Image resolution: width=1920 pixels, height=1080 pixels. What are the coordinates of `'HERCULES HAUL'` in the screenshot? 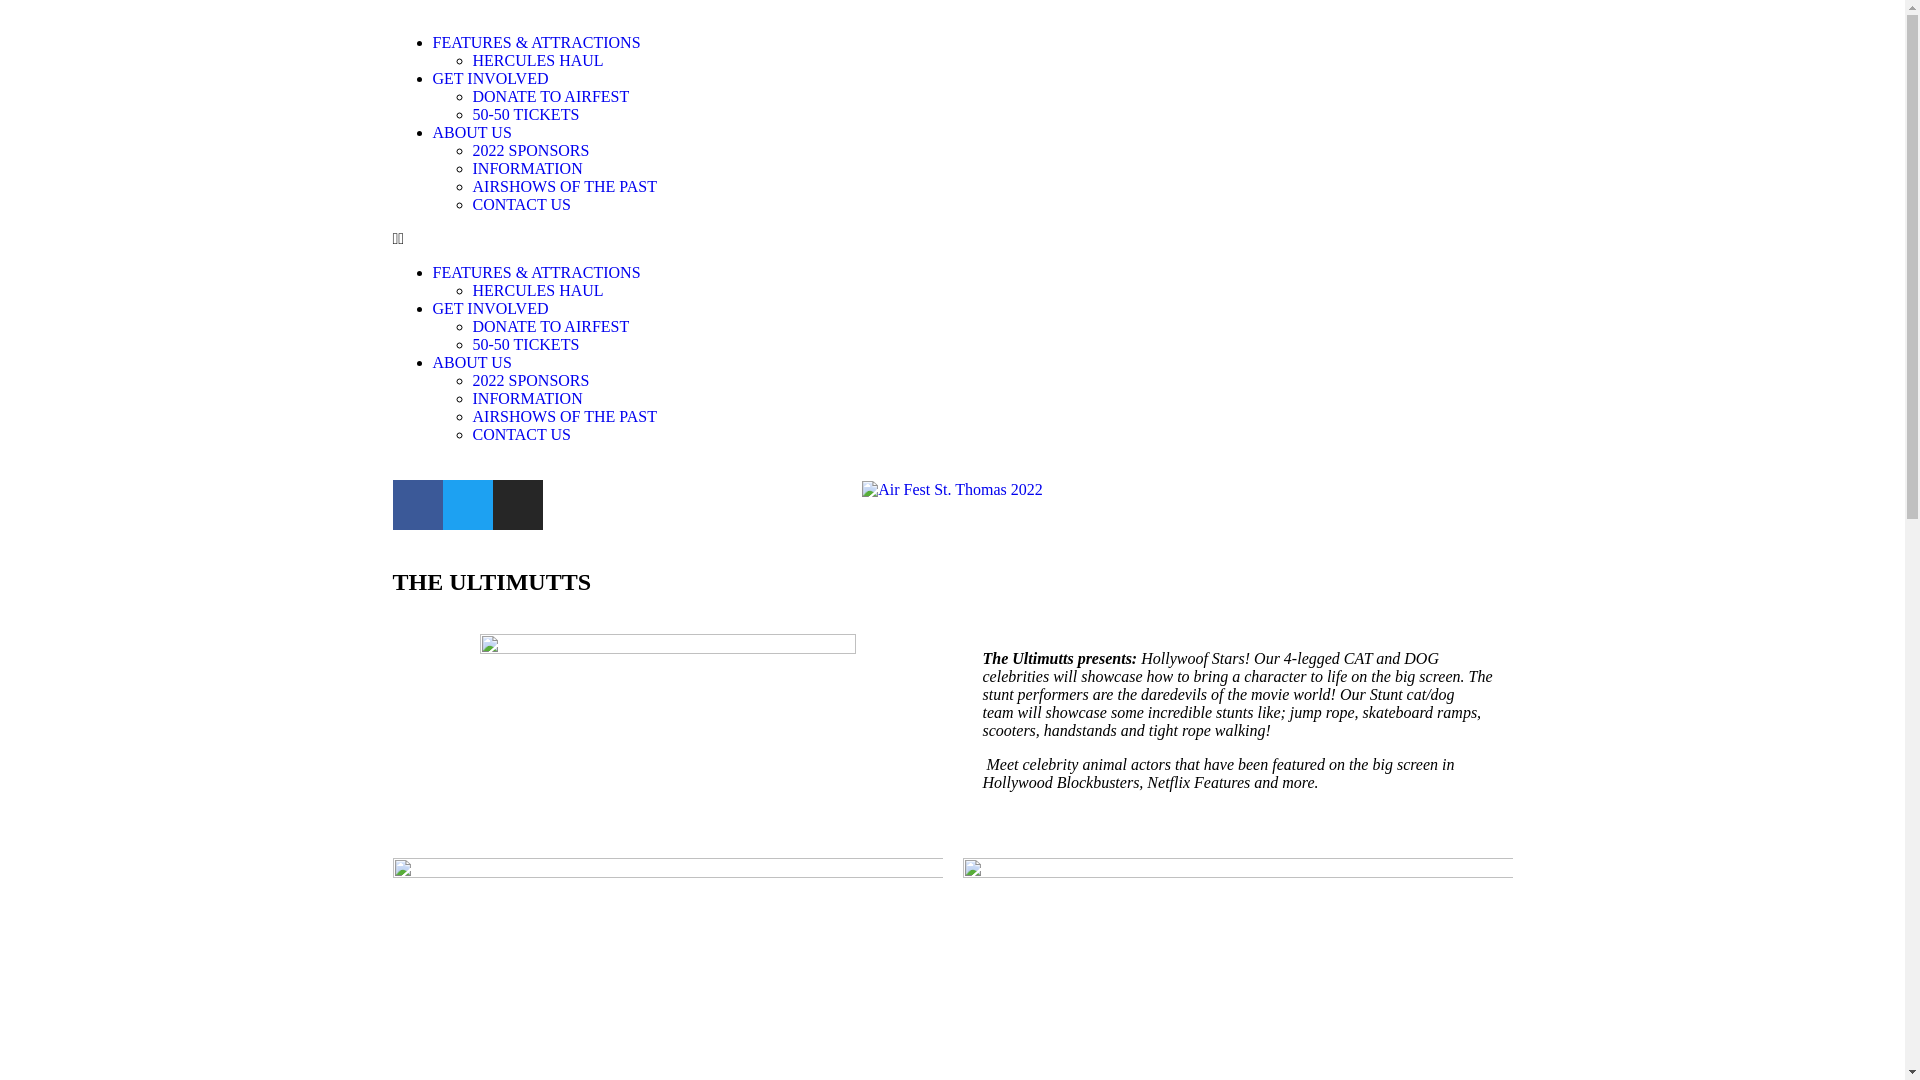 It's located at (537, 290).